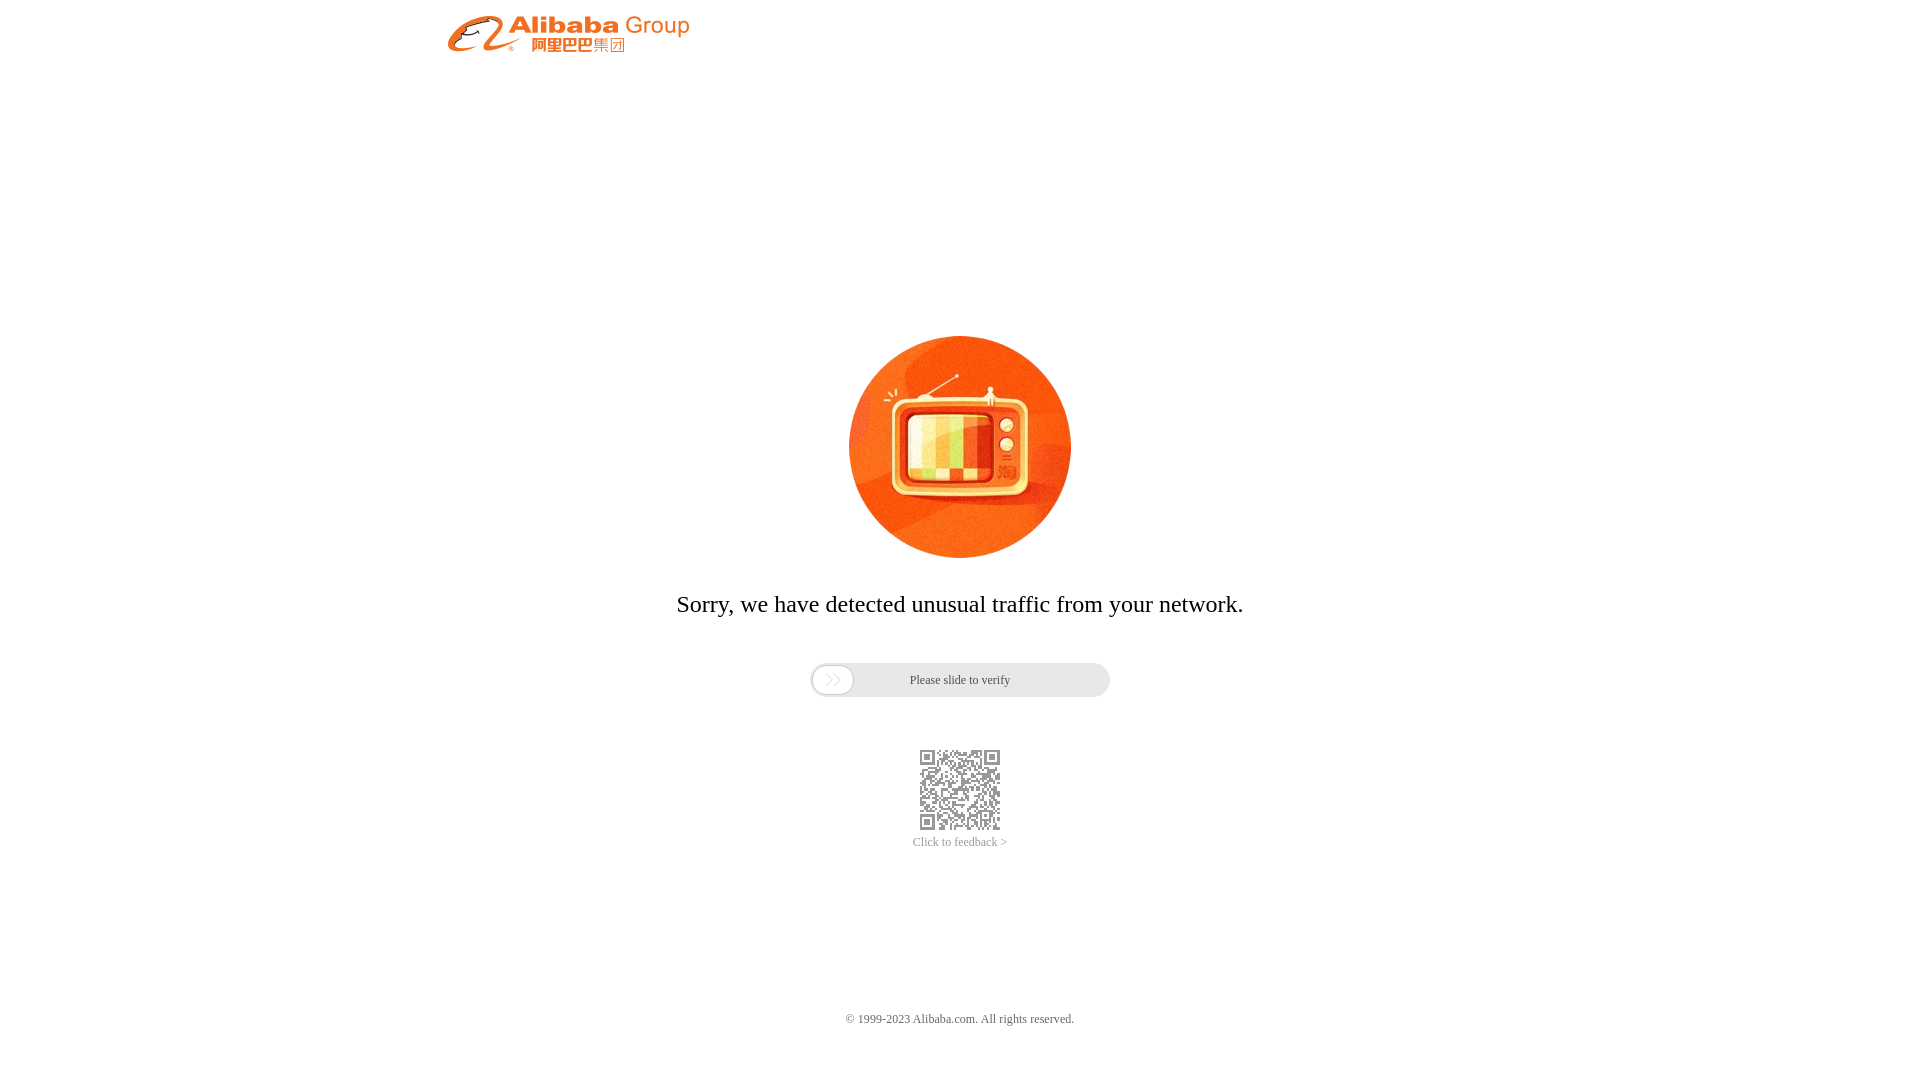  What do you see at coordinates (911, 842) in the screenshot?
I see `'Click to feedback >'` at bounding box center [911, 842].